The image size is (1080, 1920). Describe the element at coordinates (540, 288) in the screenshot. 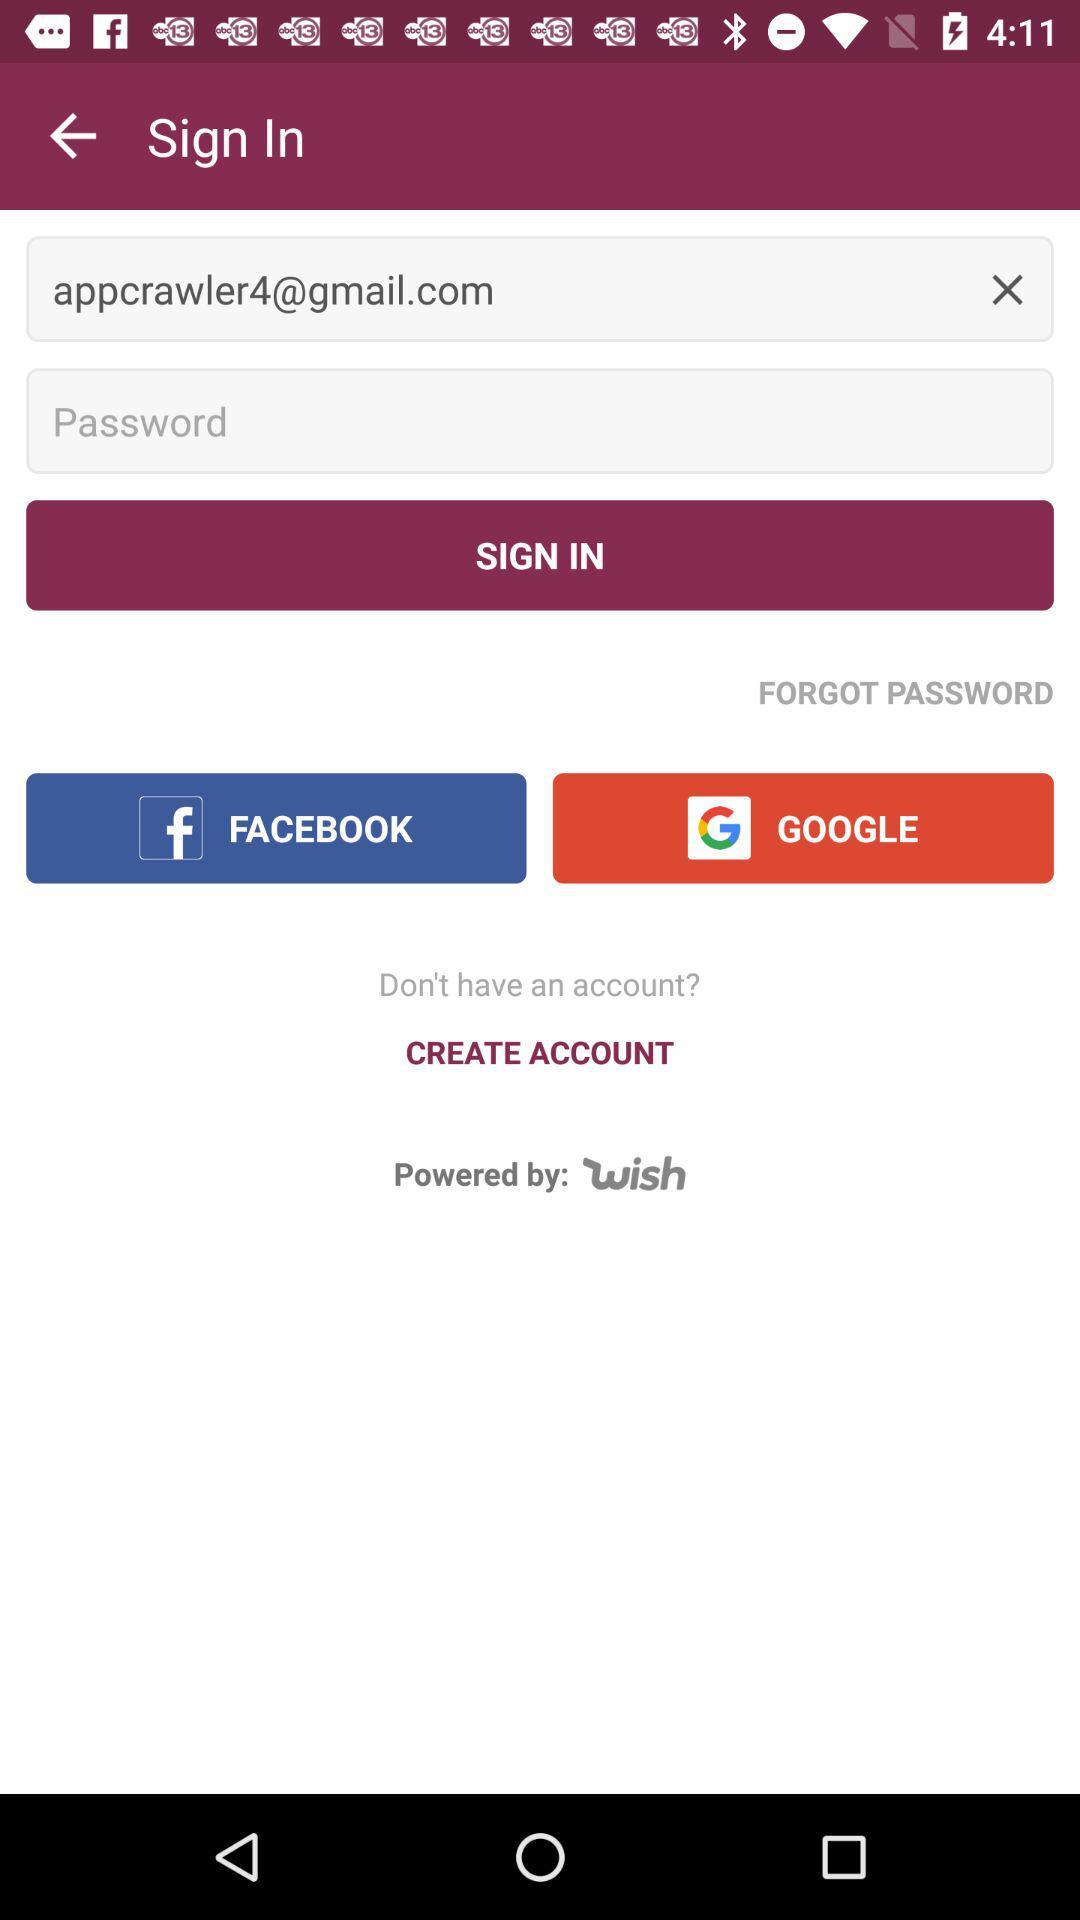

I see `the item below sign in` at that location.